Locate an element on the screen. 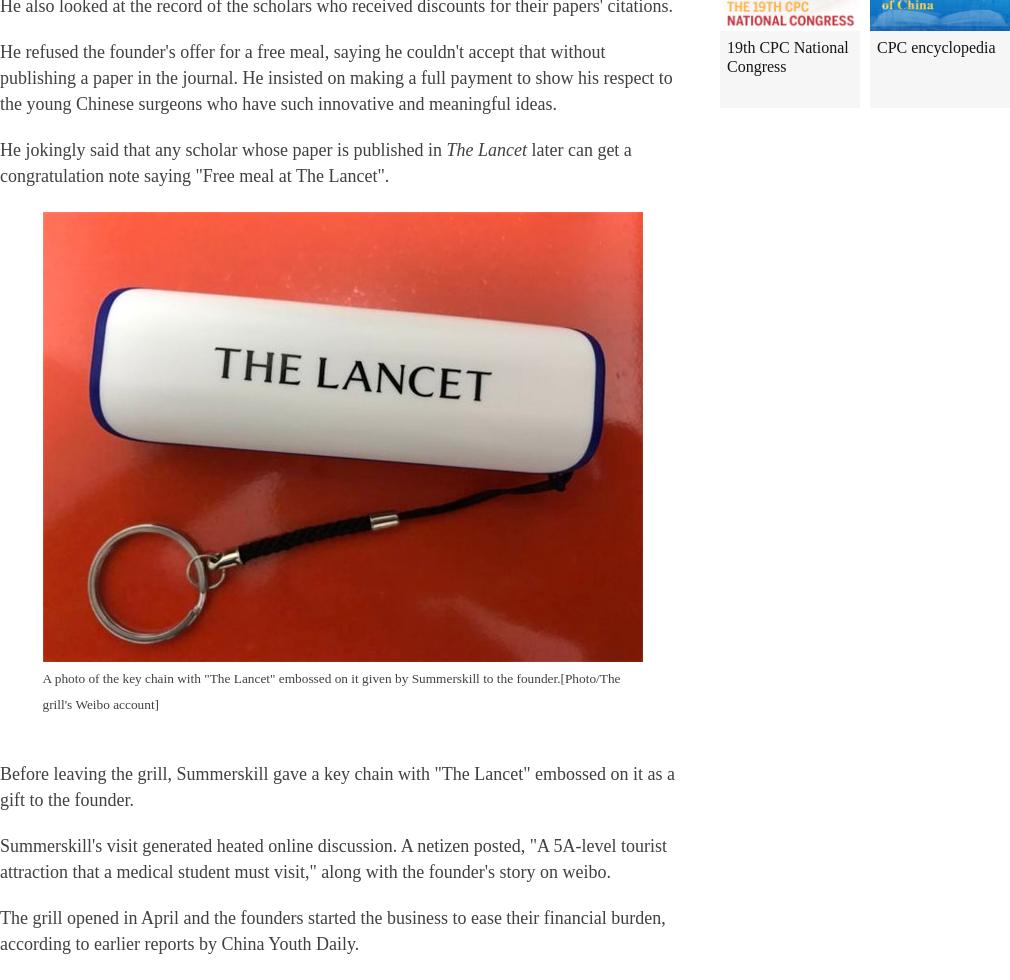 This screenshot has height=980, width=1010. 'CPC encyclopedia' is located at coordinates (935, 47).